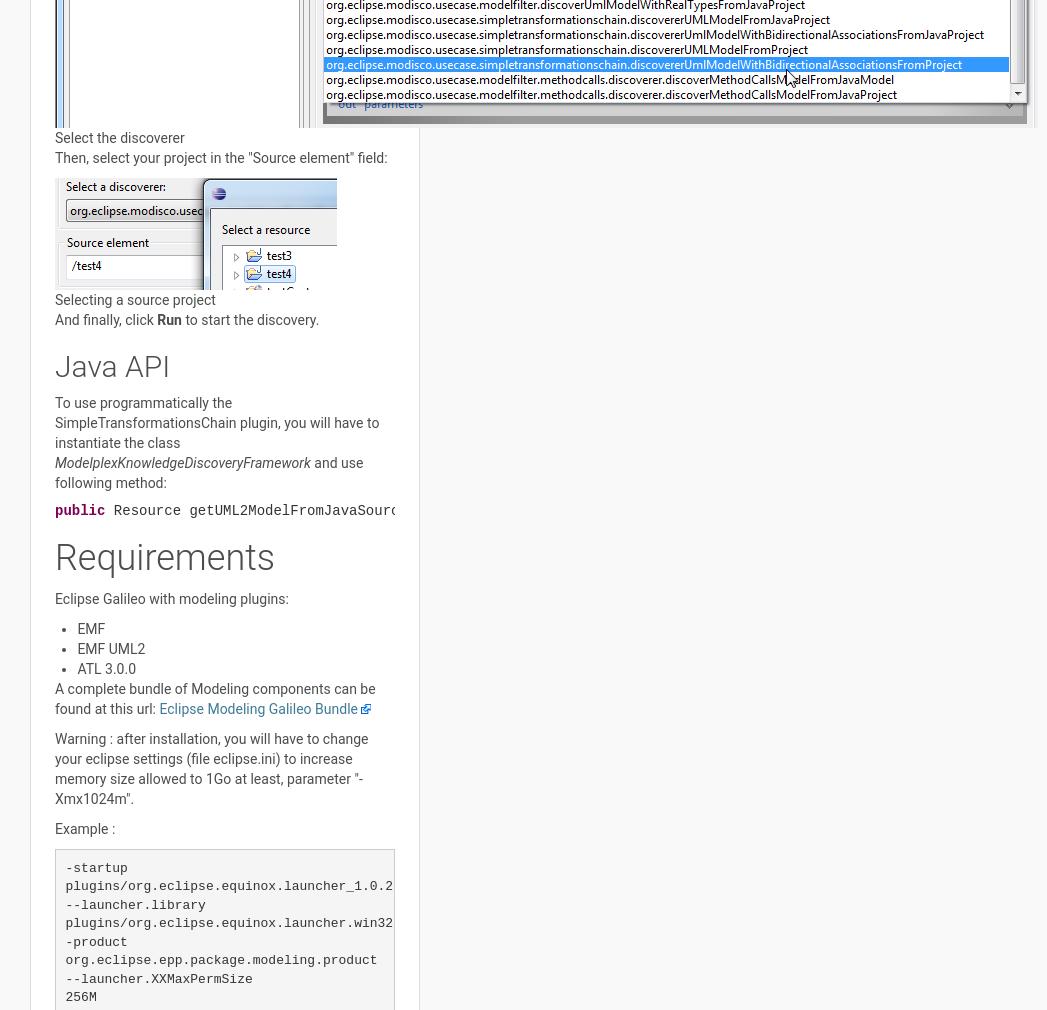  Describe the element at coordinates (111, 365) in the screenshot. I see `'Java API'` at that location.